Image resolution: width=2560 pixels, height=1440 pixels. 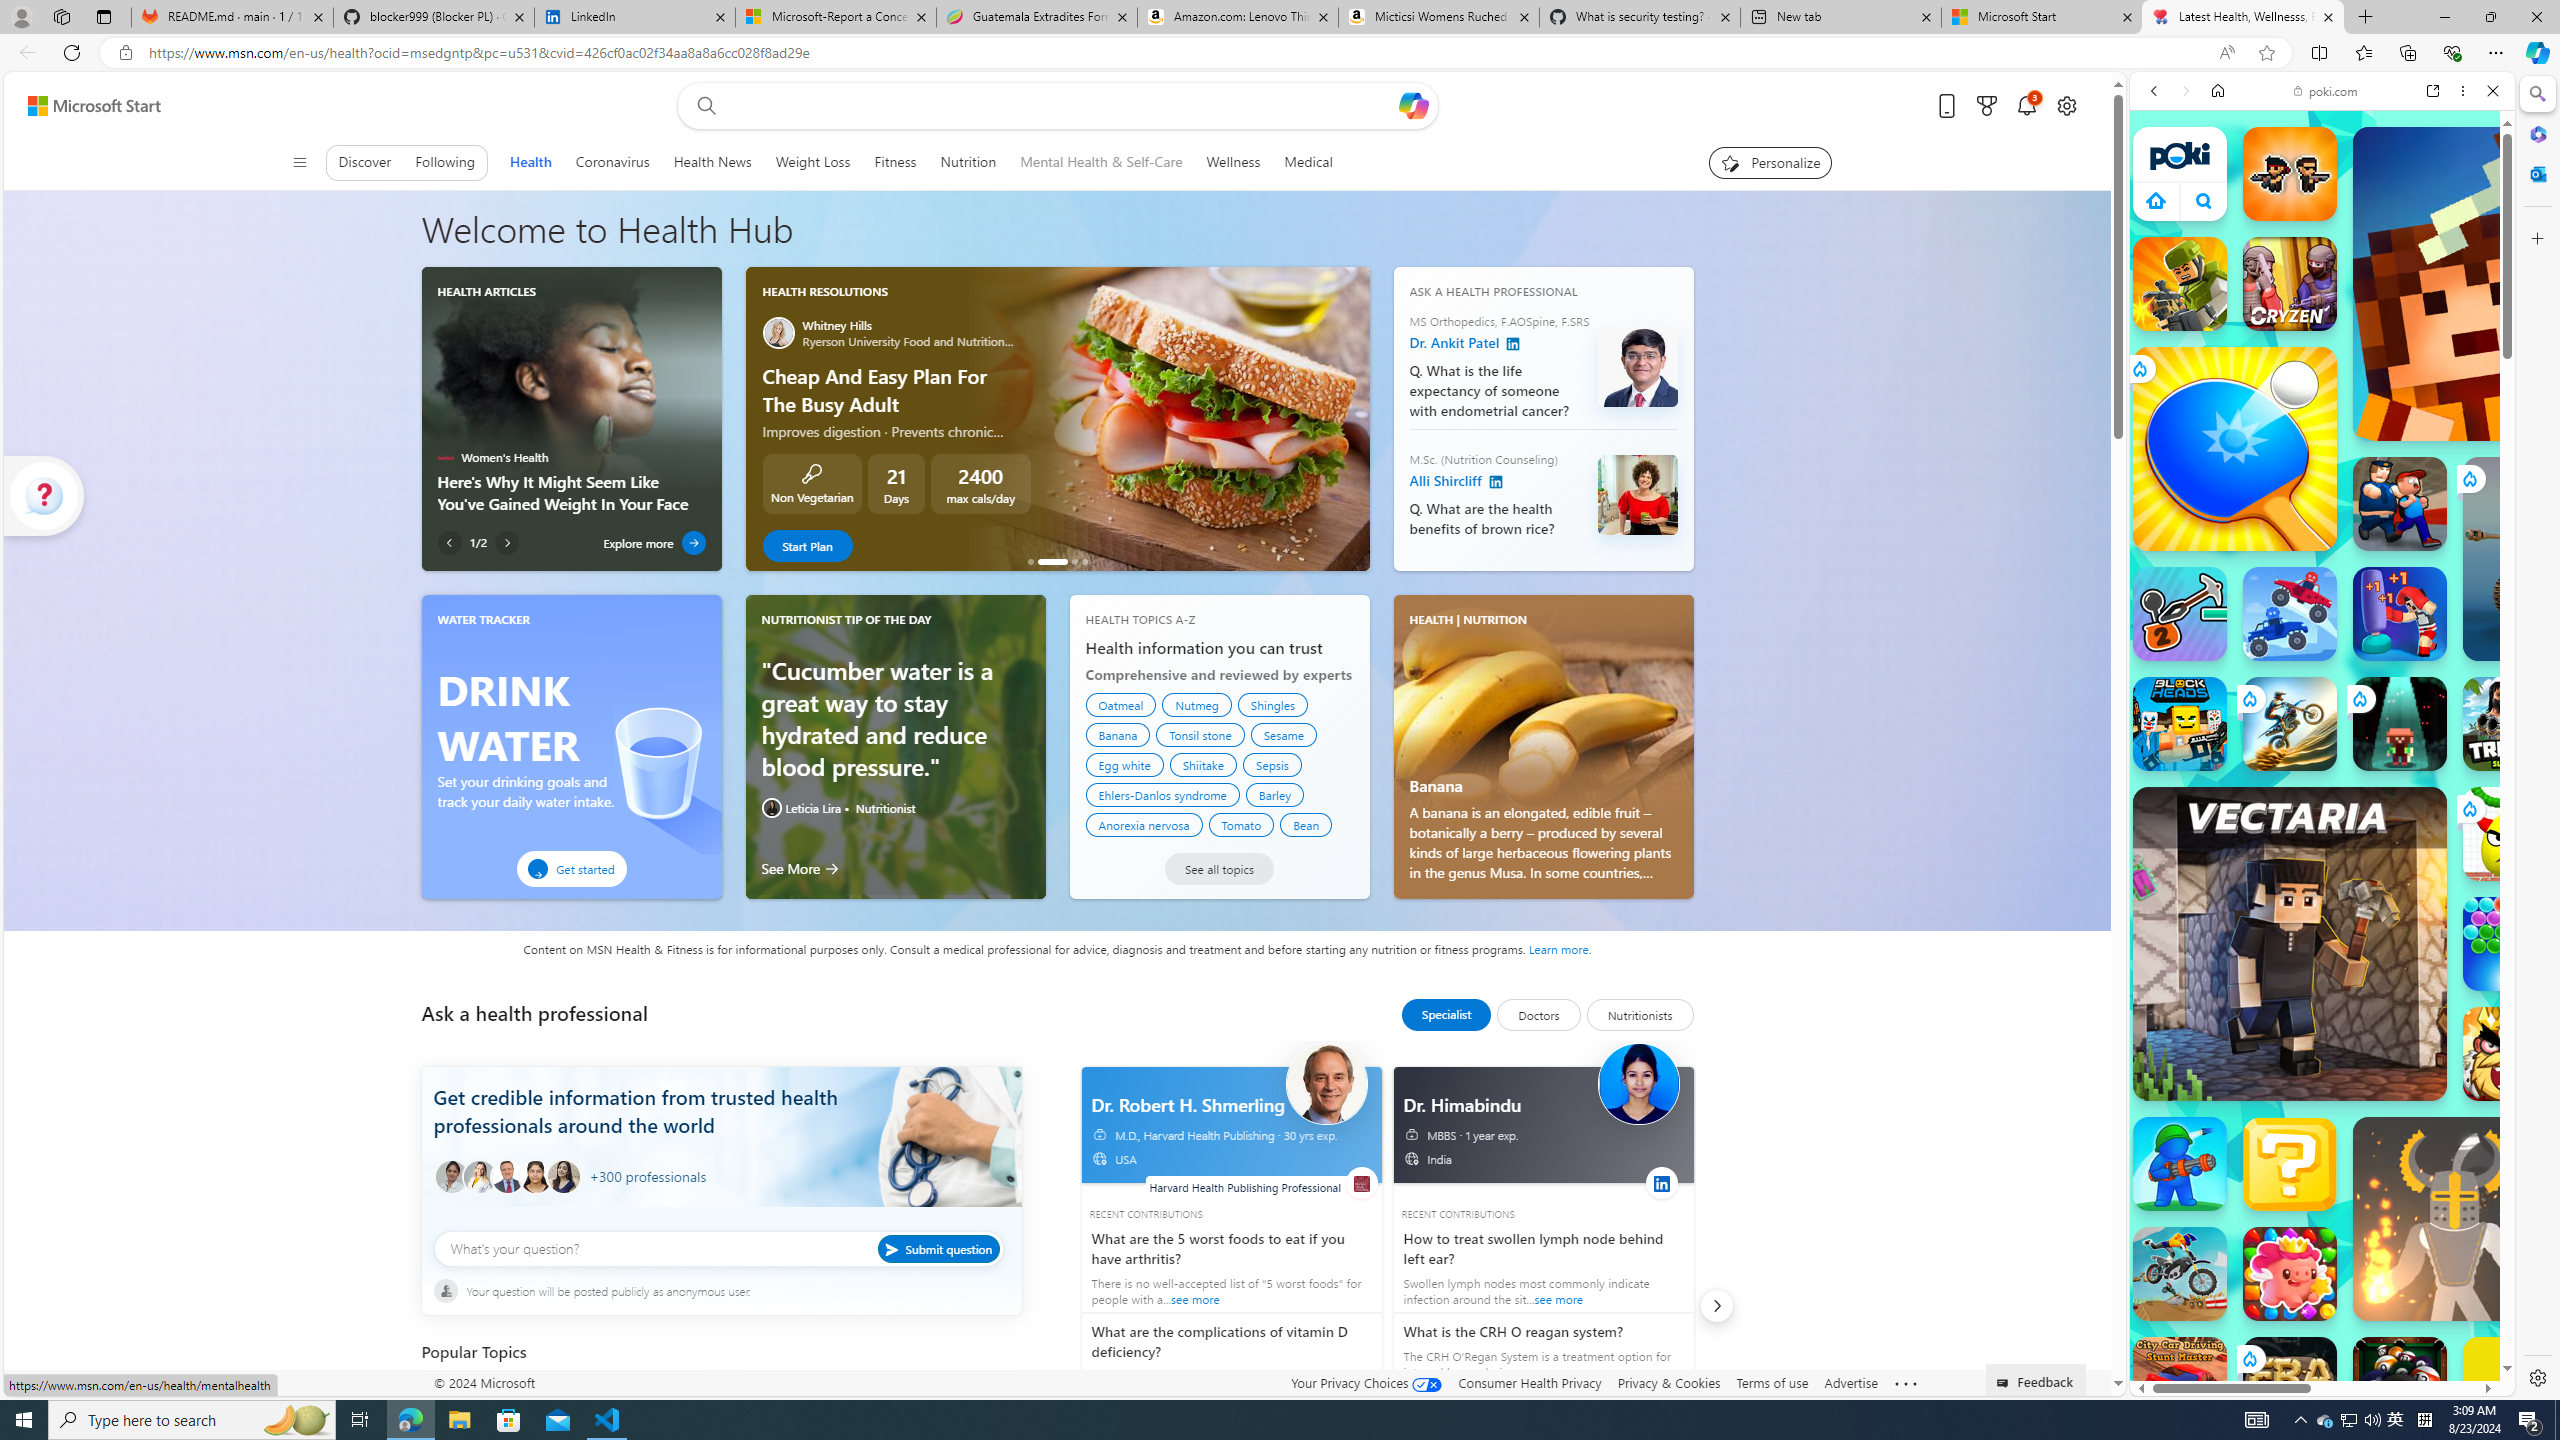 I want to click on 'Medical', so click(x=1308, y=161).